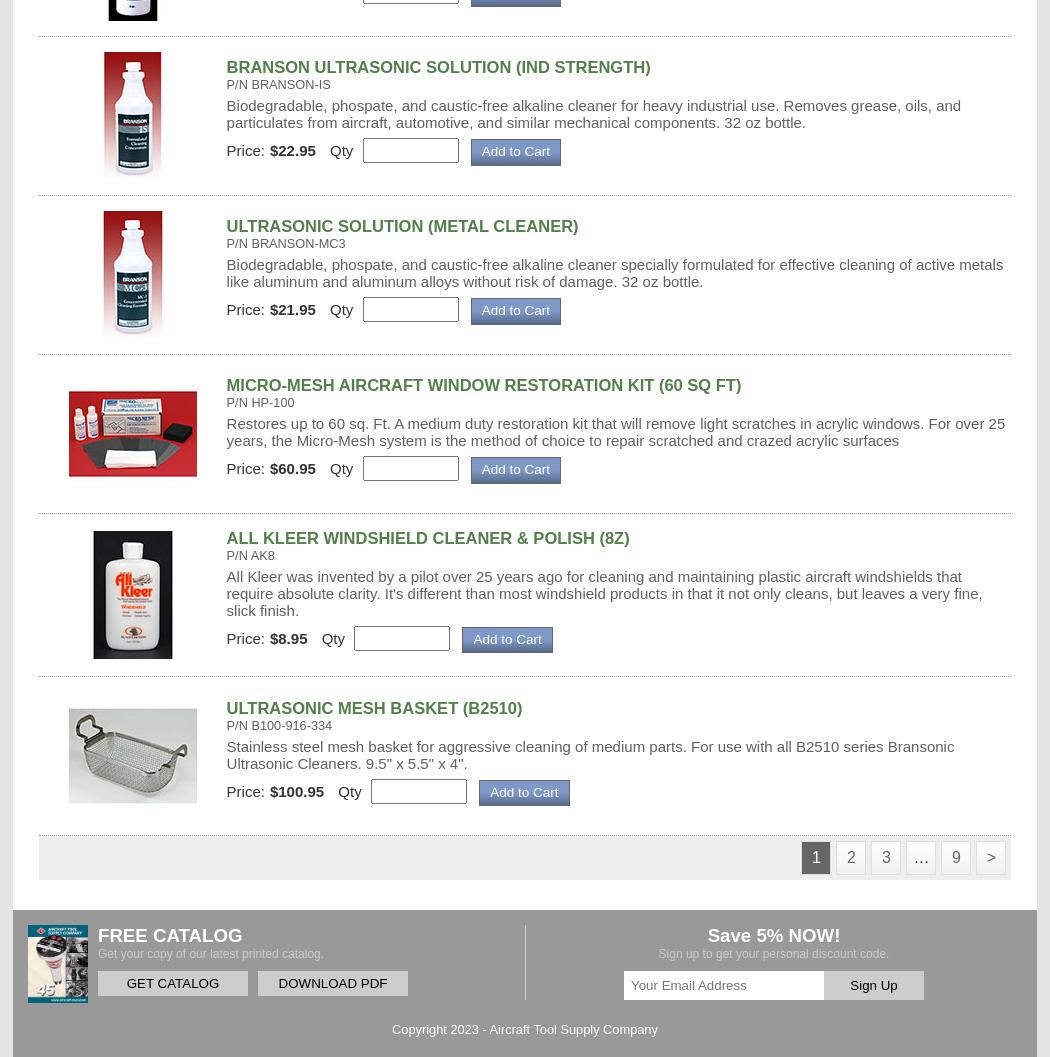 This screenshot has width=1050, height=1057. Describe the element at coordinates (845, 856) in the screenshot. I see `'2'` at that location.